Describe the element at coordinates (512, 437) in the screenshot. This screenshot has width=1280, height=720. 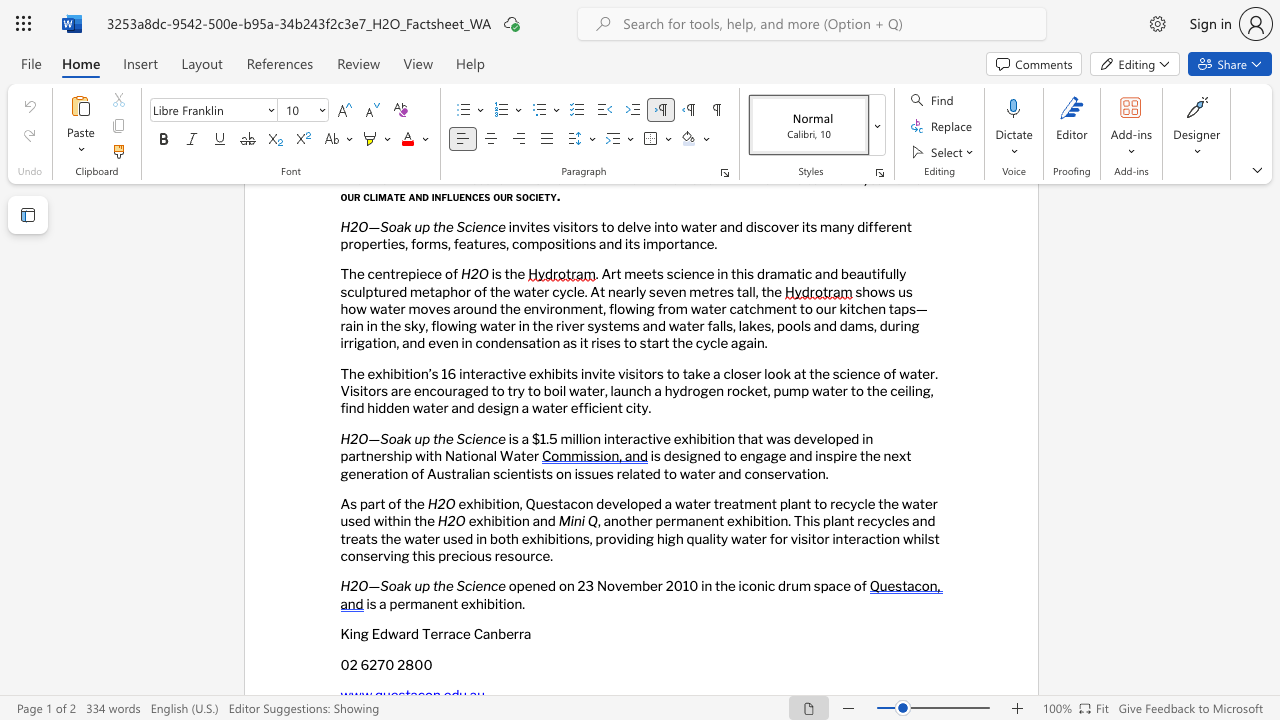
I see `the space between the continuous character "i" and "s" in the text` at that location.